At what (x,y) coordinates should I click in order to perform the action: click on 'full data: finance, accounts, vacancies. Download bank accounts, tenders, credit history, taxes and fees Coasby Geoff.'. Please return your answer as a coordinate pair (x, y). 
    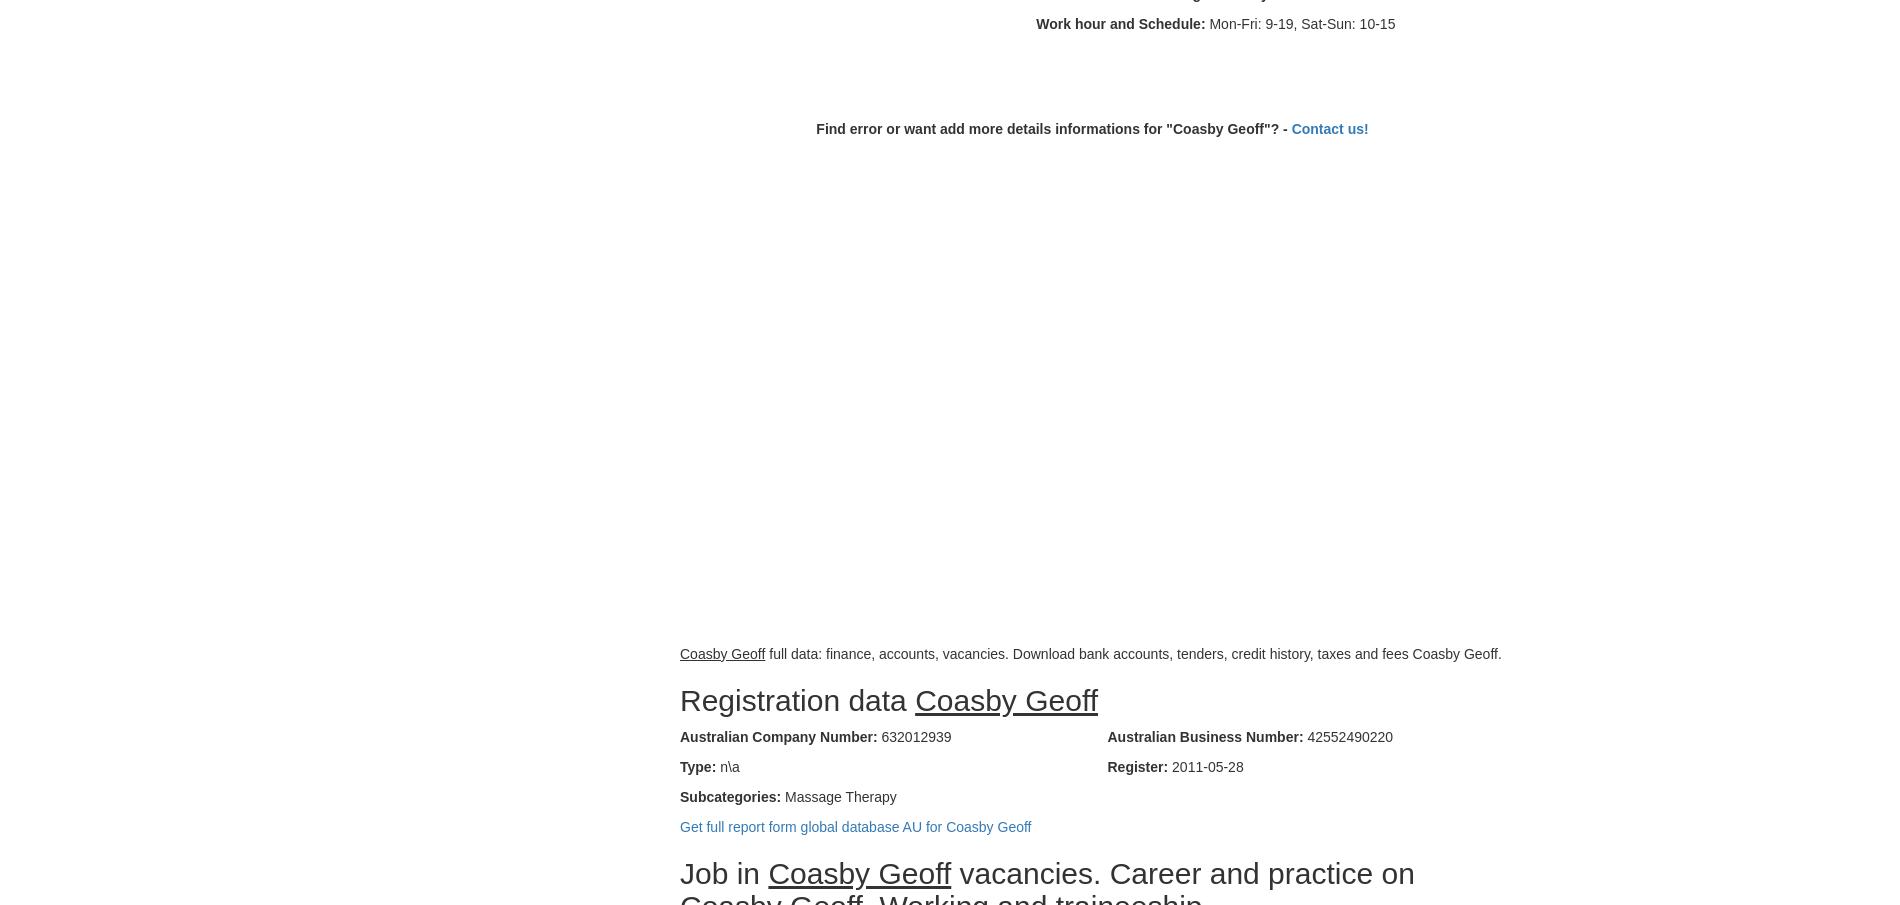
    Looking at the image, I should click on (1132, 651).